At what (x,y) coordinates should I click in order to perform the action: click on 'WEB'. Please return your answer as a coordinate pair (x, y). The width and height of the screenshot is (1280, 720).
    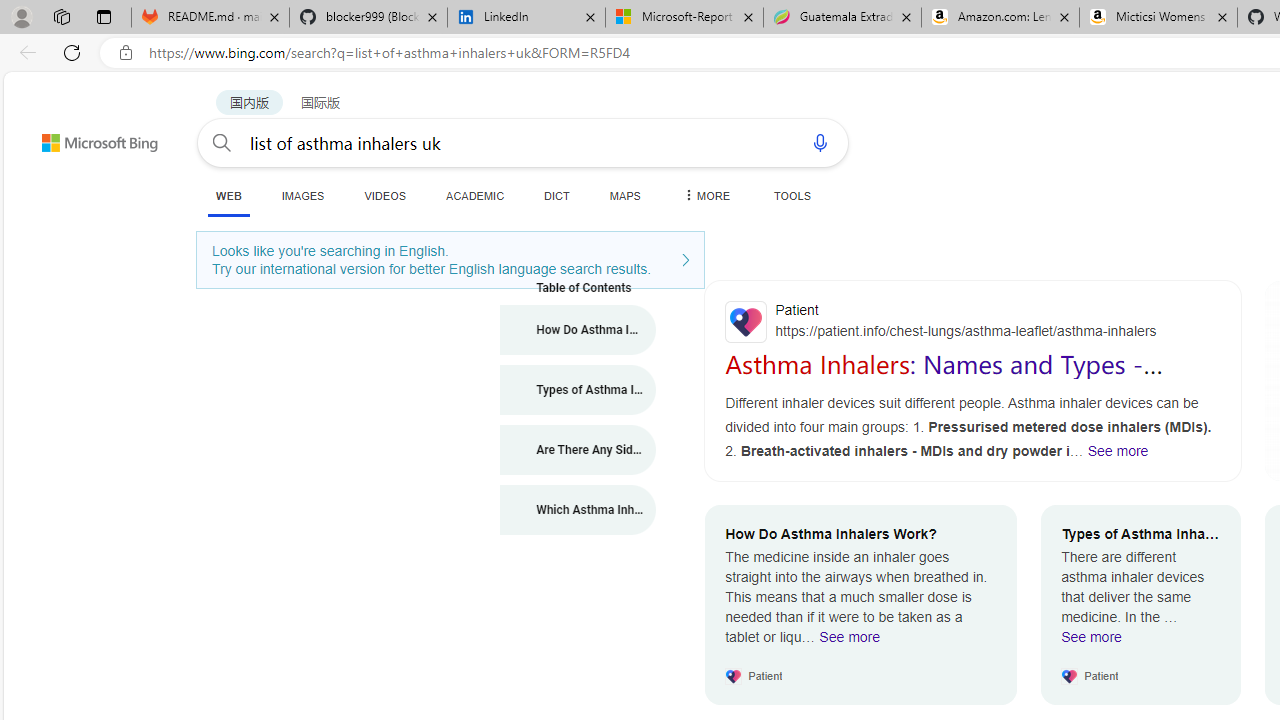
    Looking at the image, I should click on (228, 197).